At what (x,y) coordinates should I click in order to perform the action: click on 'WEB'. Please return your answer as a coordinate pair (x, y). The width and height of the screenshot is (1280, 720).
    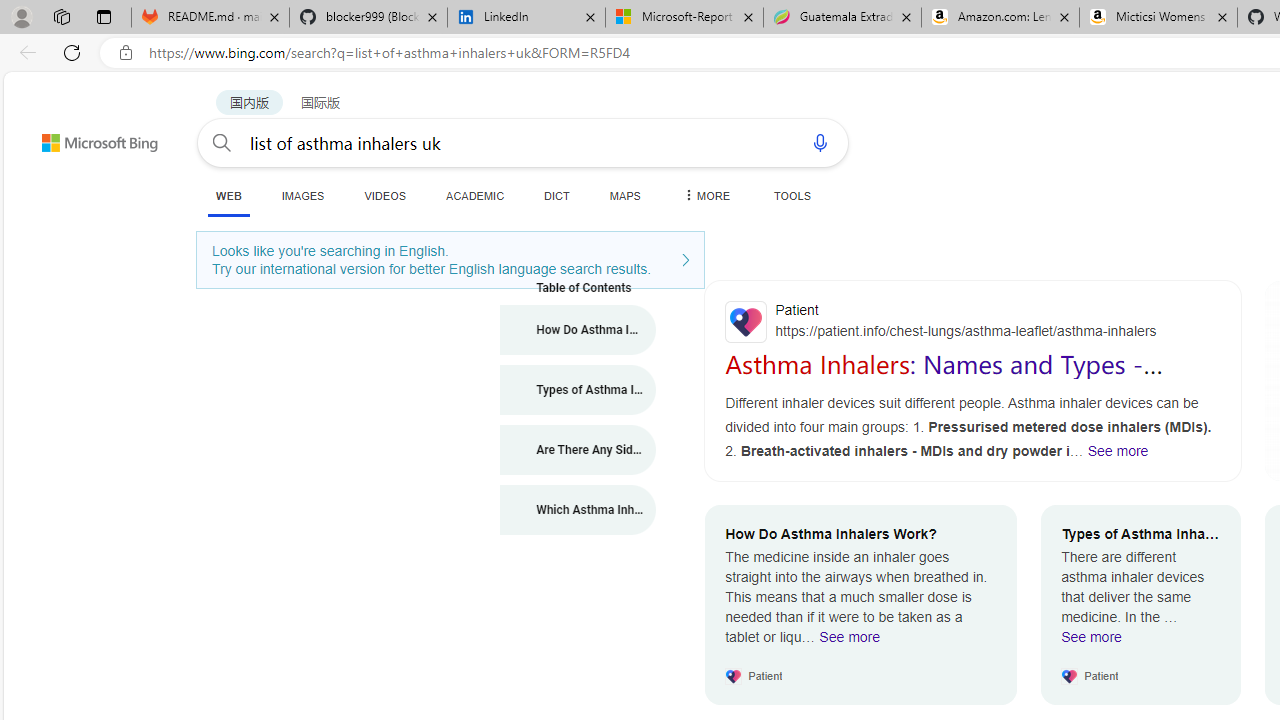
    Looking at the image, I should click on (228, 197).